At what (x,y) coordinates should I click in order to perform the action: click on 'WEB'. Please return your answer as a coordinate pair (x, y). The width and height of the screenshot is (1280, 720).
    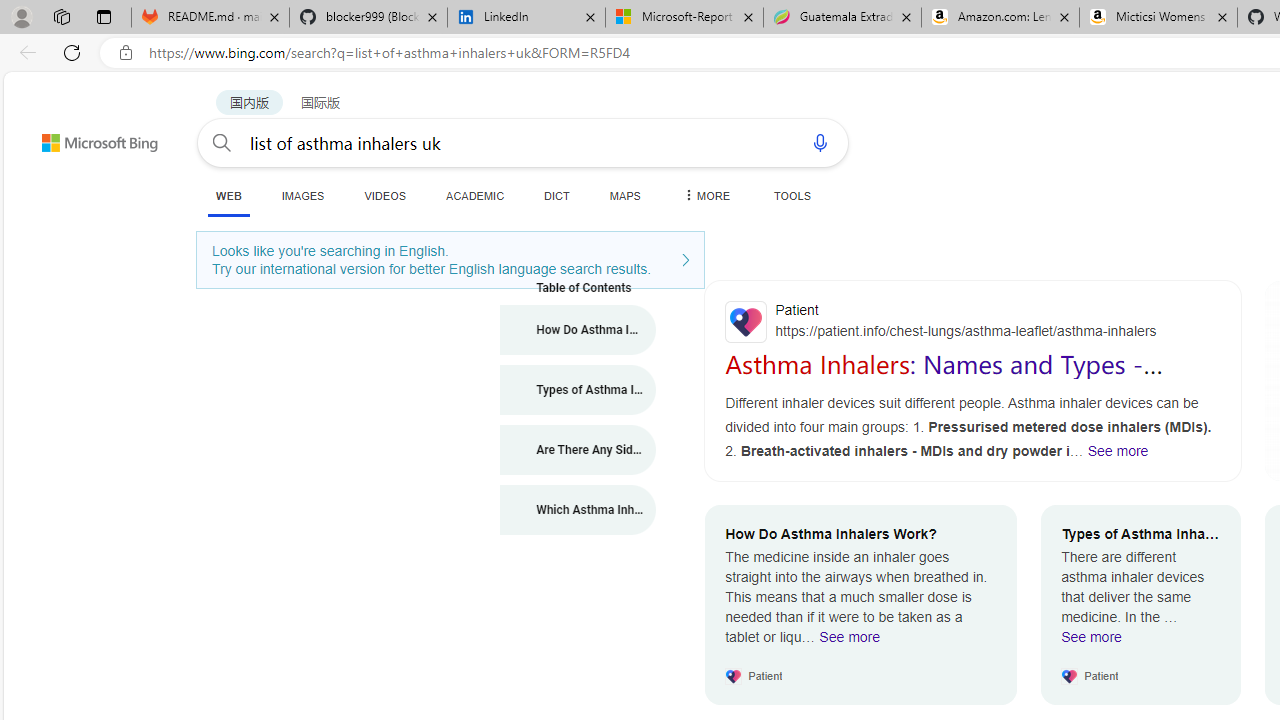
    Looking at the image, I should click on (228, 197).